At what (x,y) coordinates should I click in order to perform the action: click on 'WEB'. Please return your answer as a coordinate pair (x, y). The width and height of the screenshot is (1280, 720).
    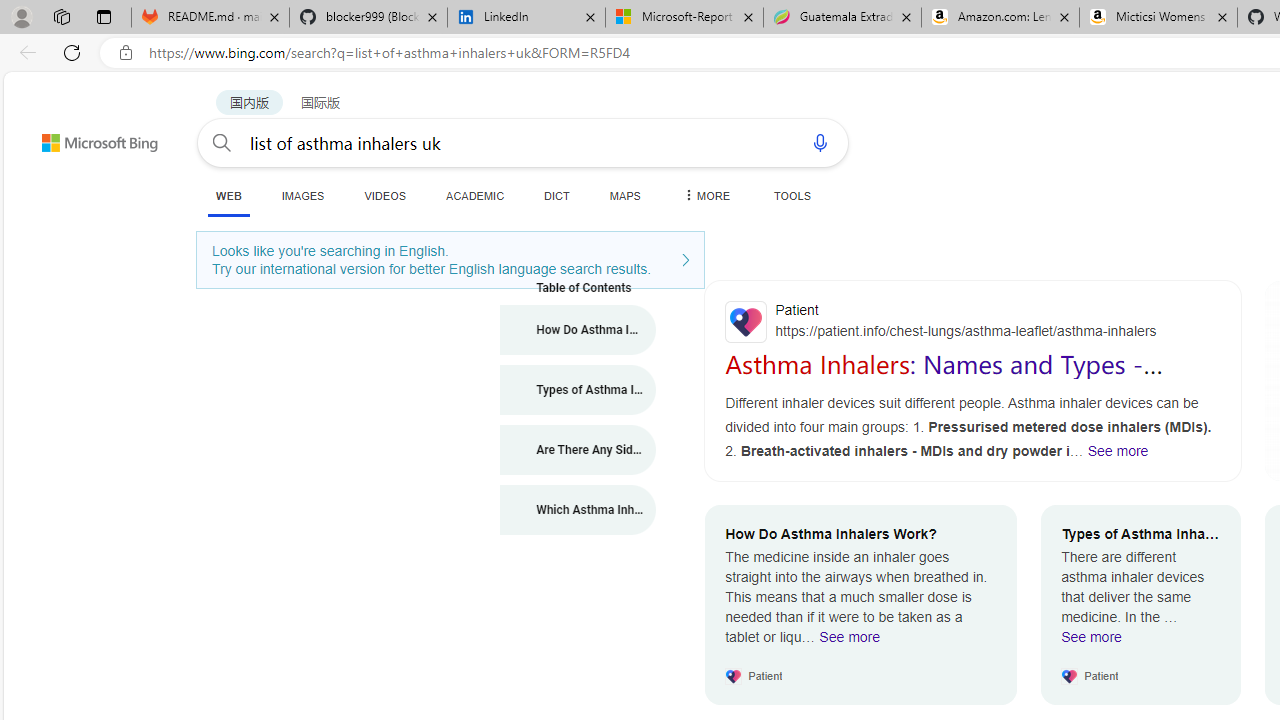
    Looking at the image, I should click on (228, 197).